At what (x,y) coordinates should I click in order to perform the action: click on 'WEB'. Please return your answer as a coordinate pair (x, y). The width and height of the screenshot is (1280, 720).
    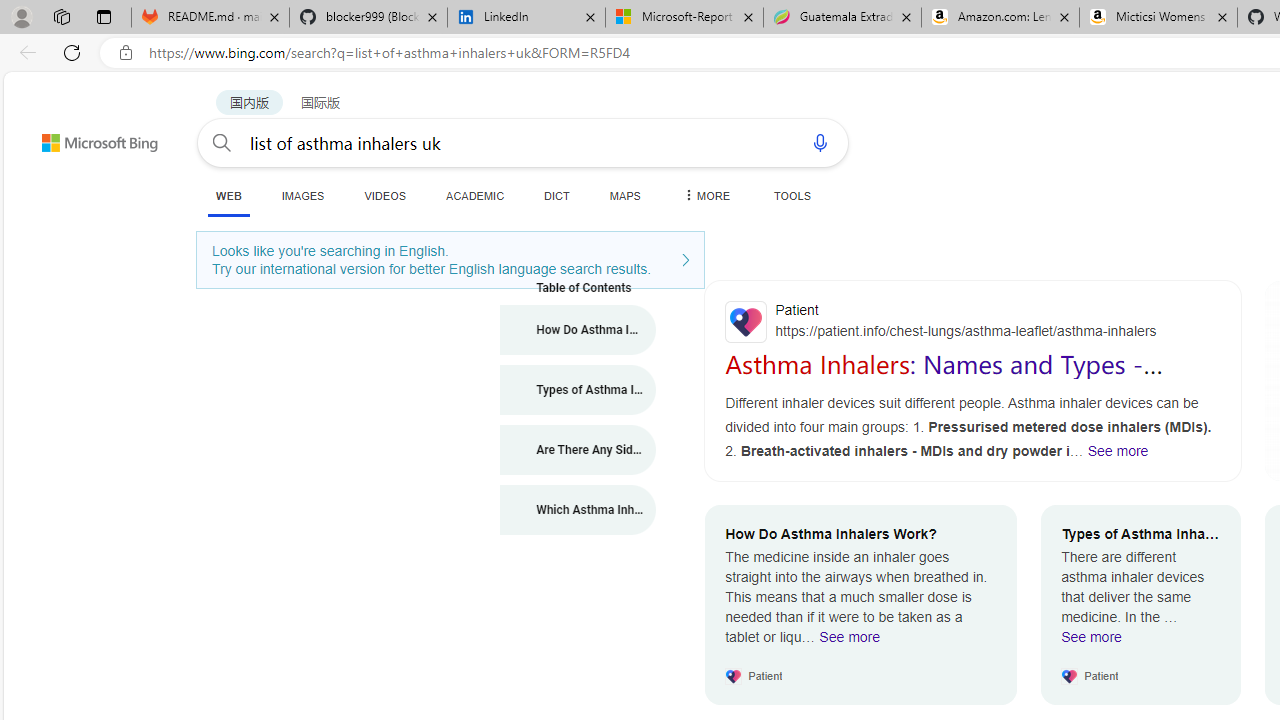
    Looking at the image, I should click on (228, 197).